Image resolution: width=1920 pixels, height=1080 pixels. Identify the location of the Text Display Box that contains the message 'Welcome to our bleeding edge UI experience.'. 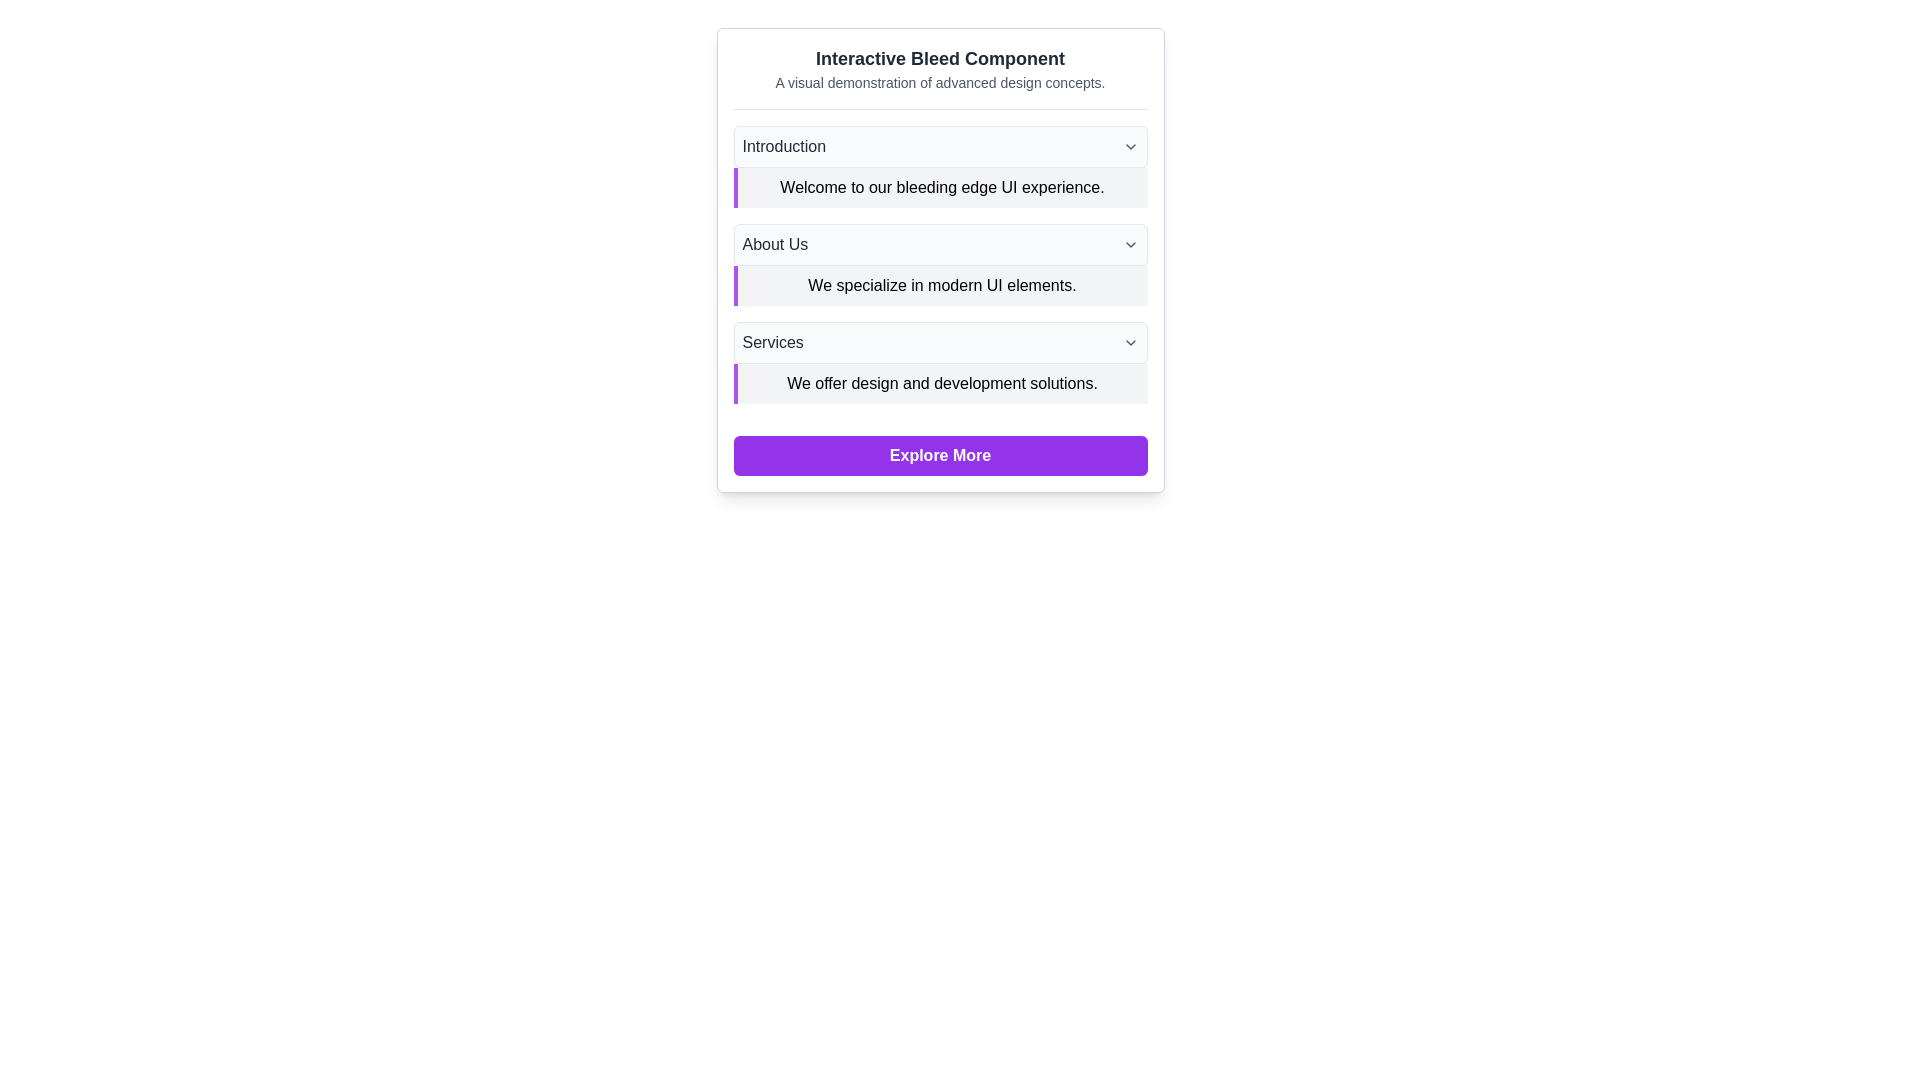
(939, 188).